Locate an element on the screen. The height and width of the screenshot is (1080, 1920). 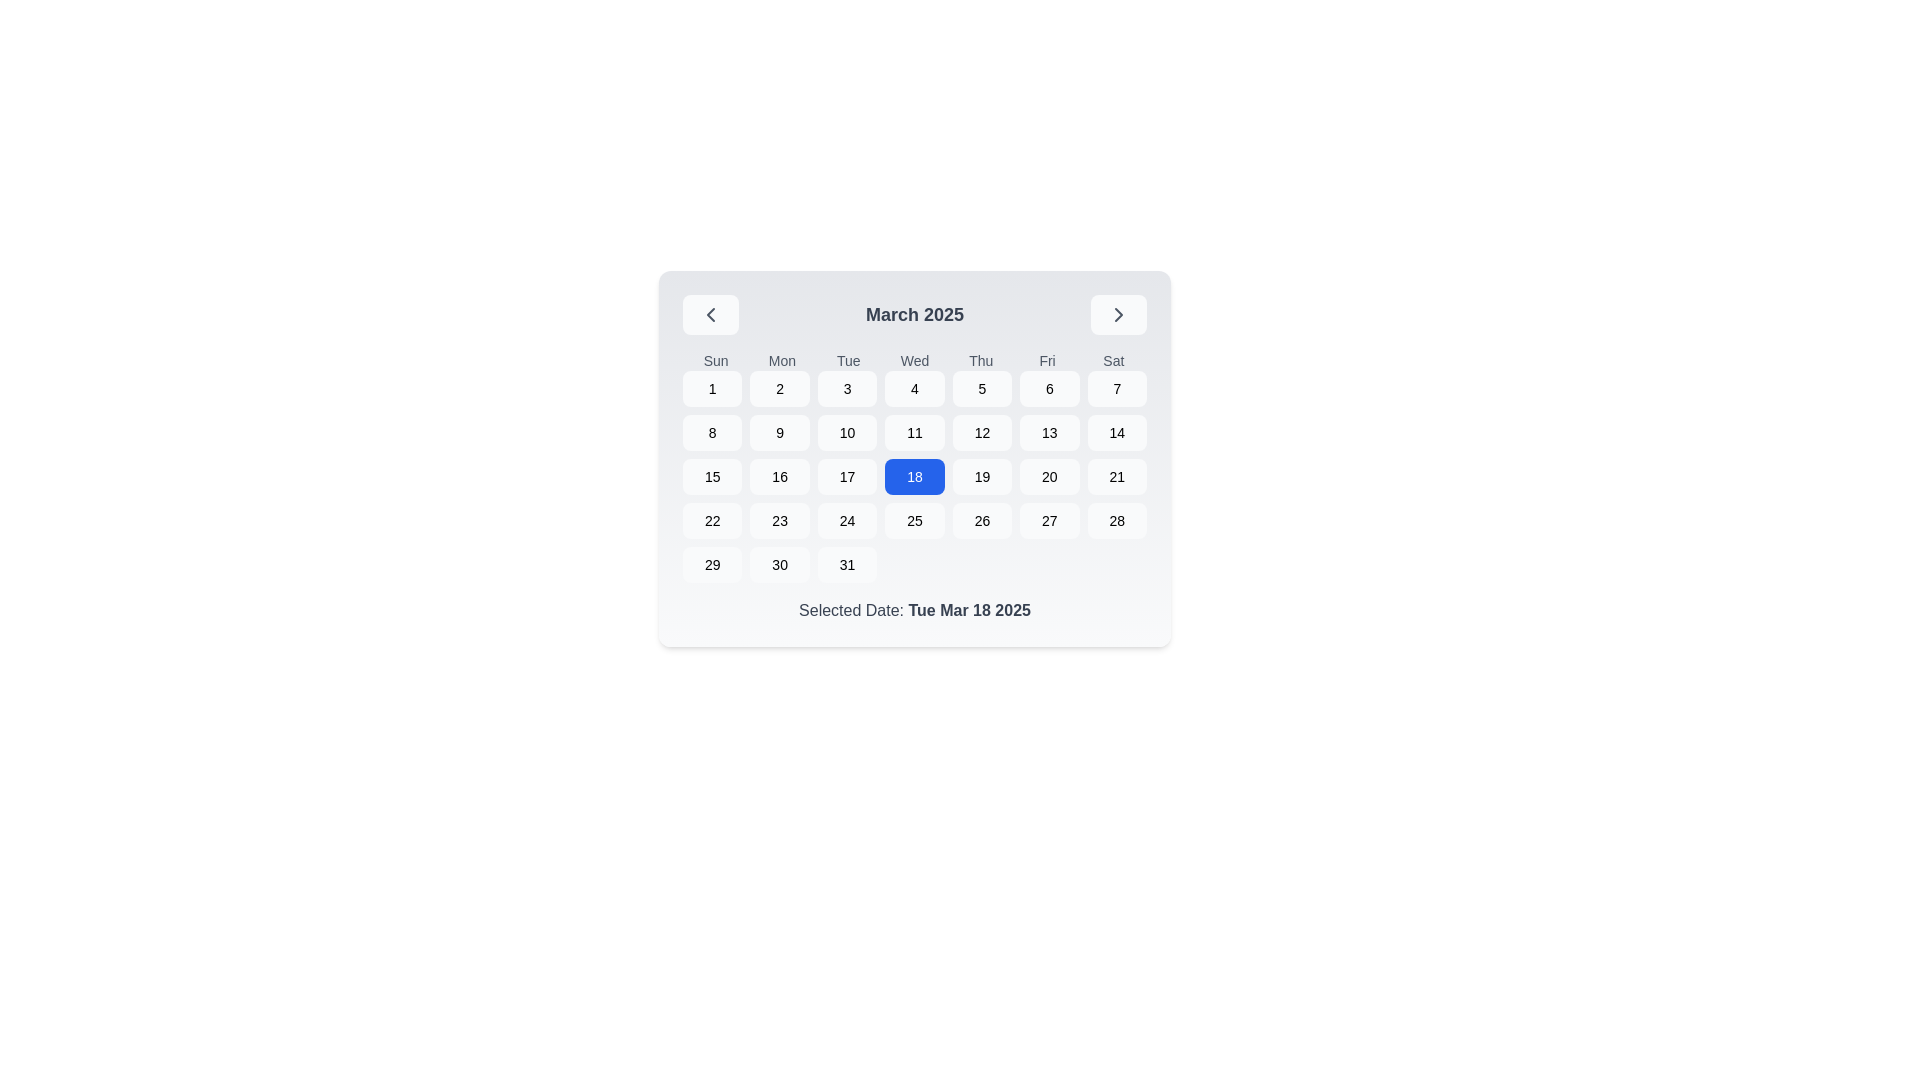
the navigation button located to the left of 'March 2025' to trigger the visual hover state is located at coordinates (710, 315).